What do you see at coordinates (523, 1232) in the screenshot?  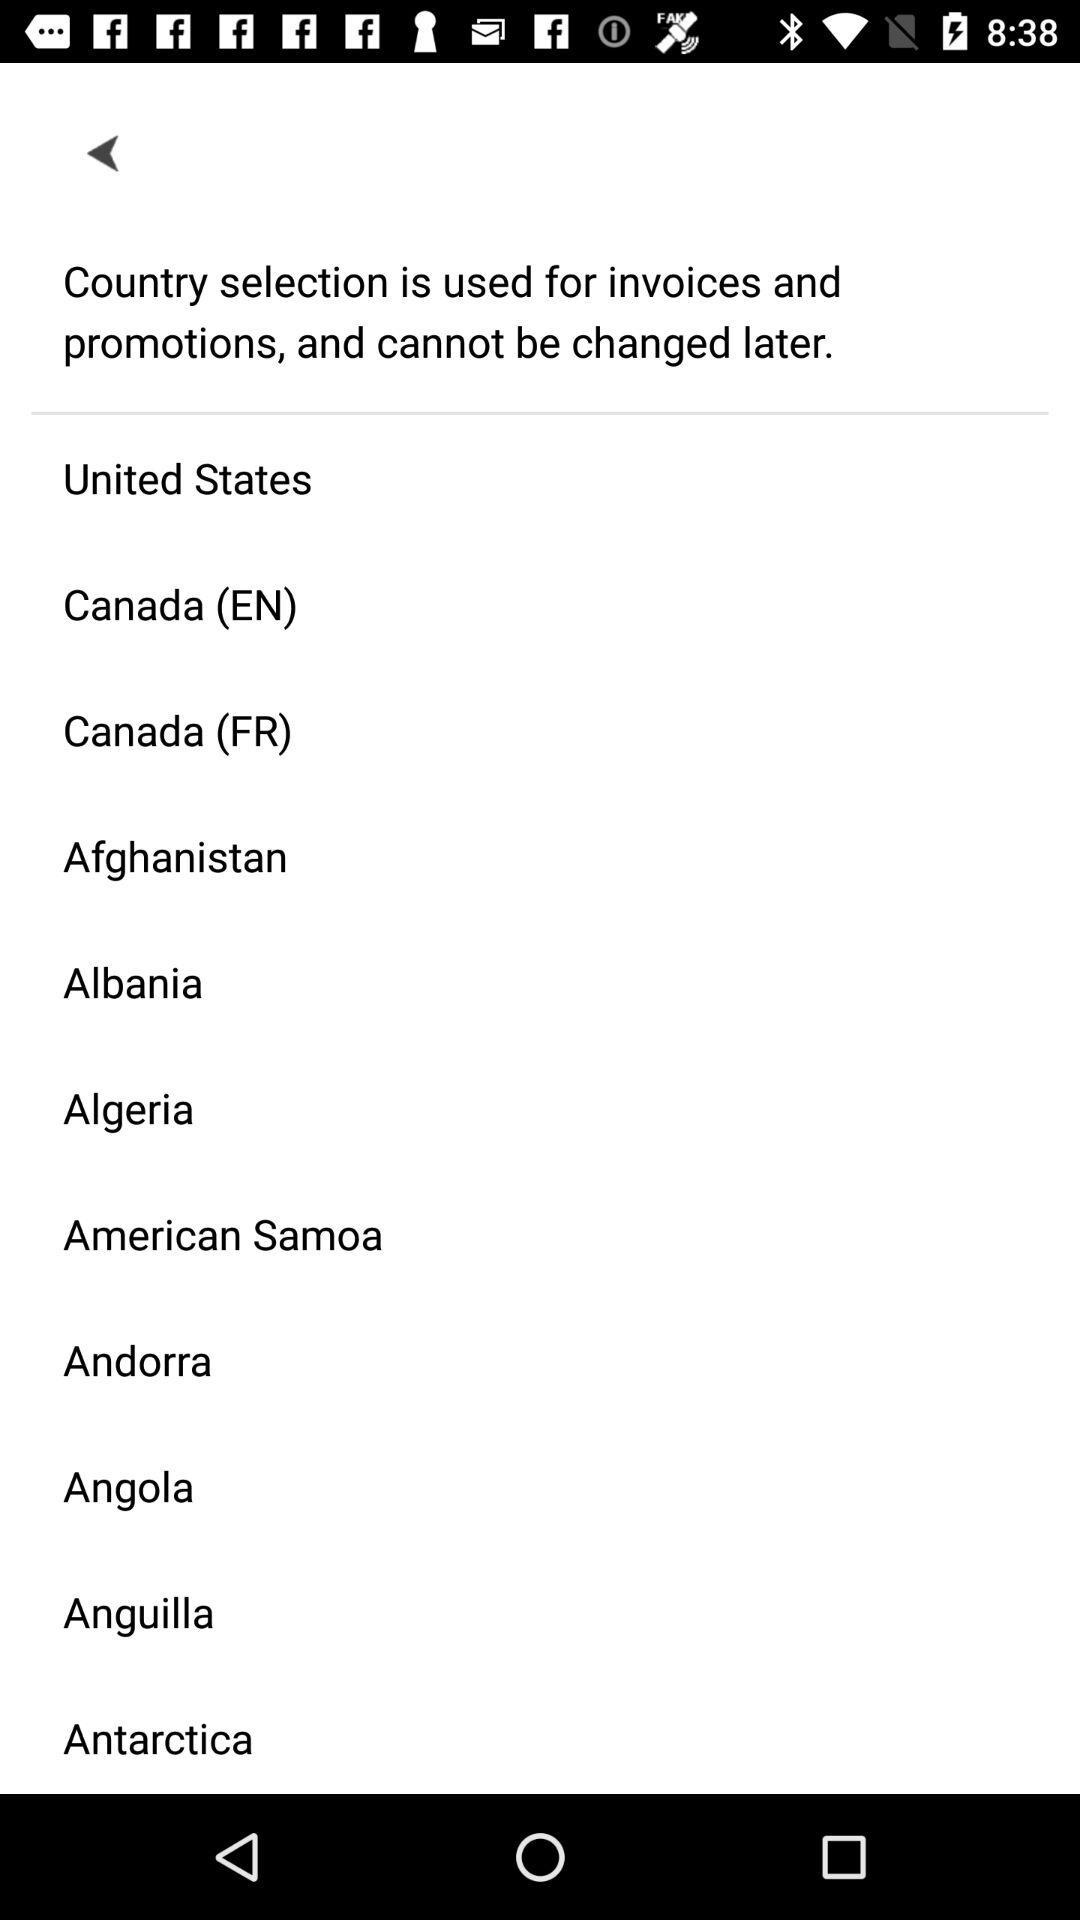 I see `american samoa` at bounding box center [523, 1232].